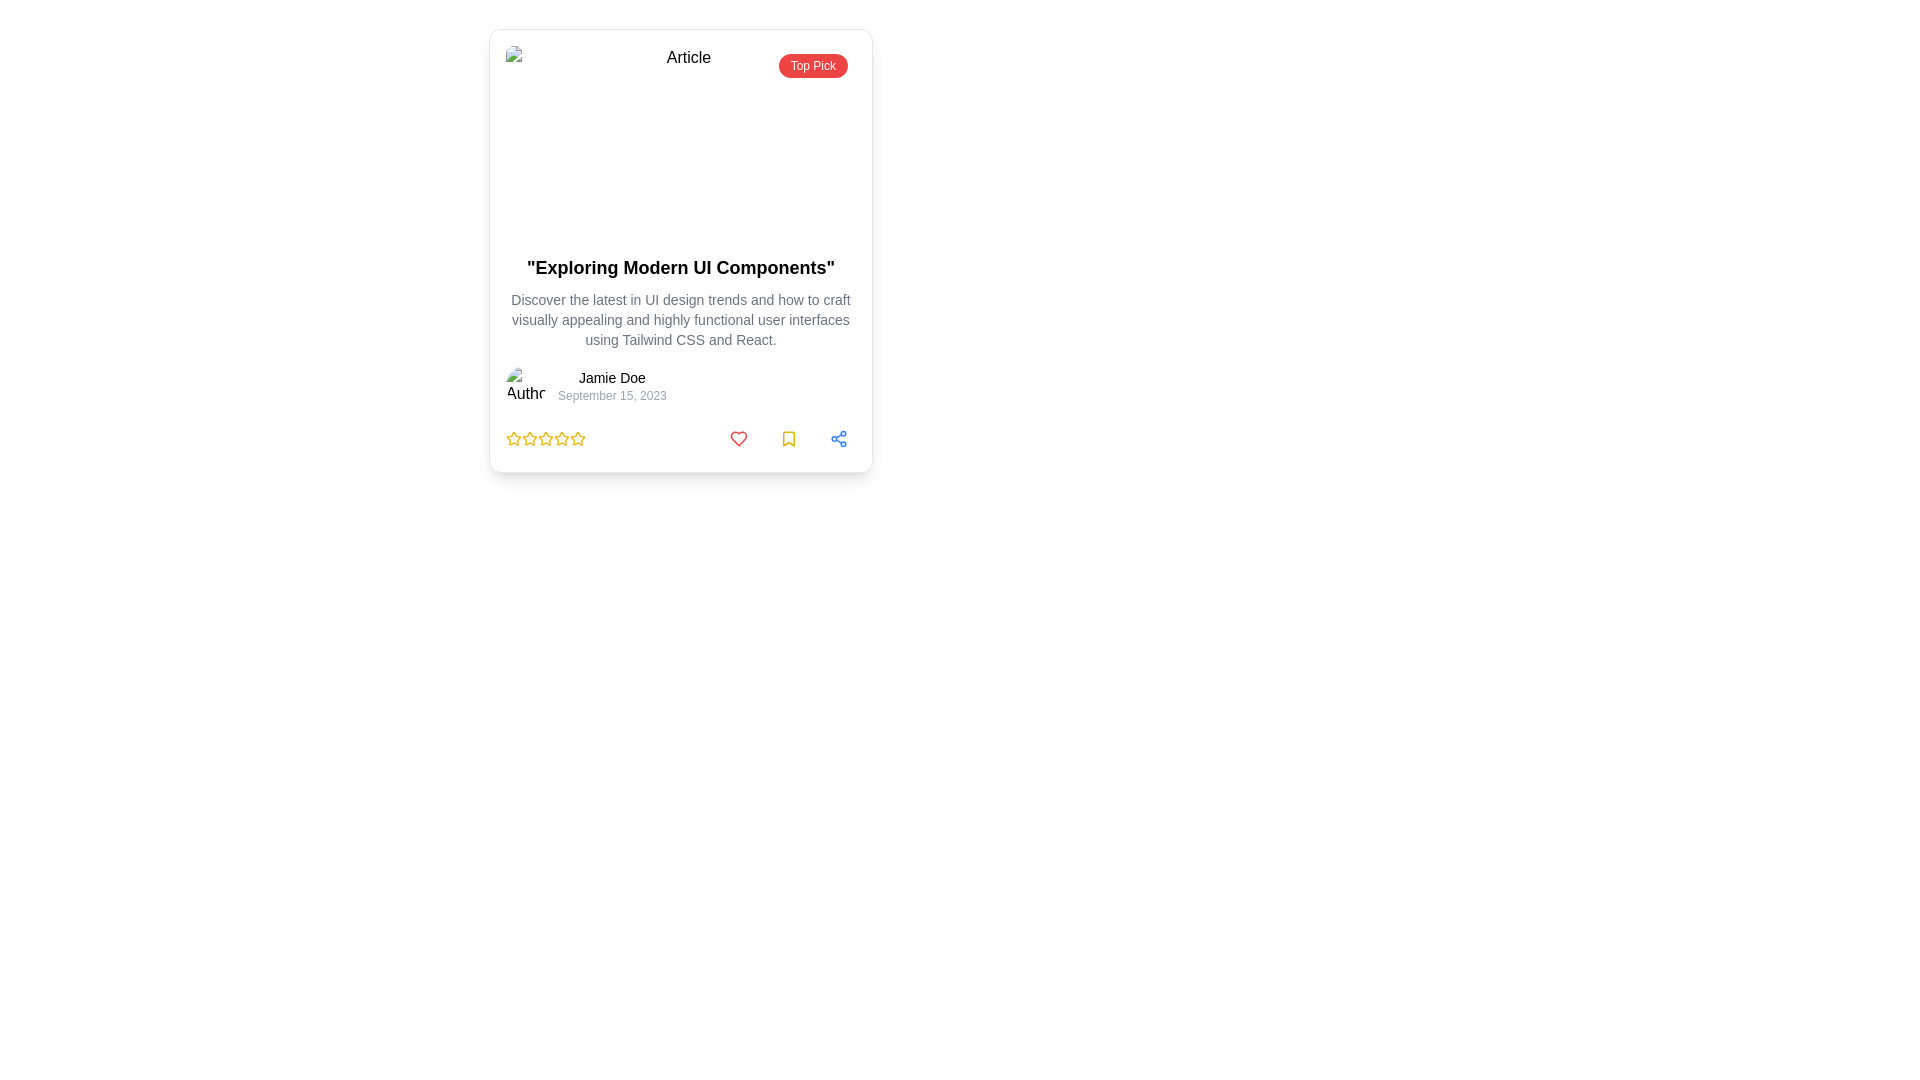 The image size is (1920, 1080). What do you see at coordinates (738, 438) in the screenshot?
I see `the 'like' or 'favorite' button represented by a heart icon located at the bottom right of the article card` at bounding box center [738, 438].